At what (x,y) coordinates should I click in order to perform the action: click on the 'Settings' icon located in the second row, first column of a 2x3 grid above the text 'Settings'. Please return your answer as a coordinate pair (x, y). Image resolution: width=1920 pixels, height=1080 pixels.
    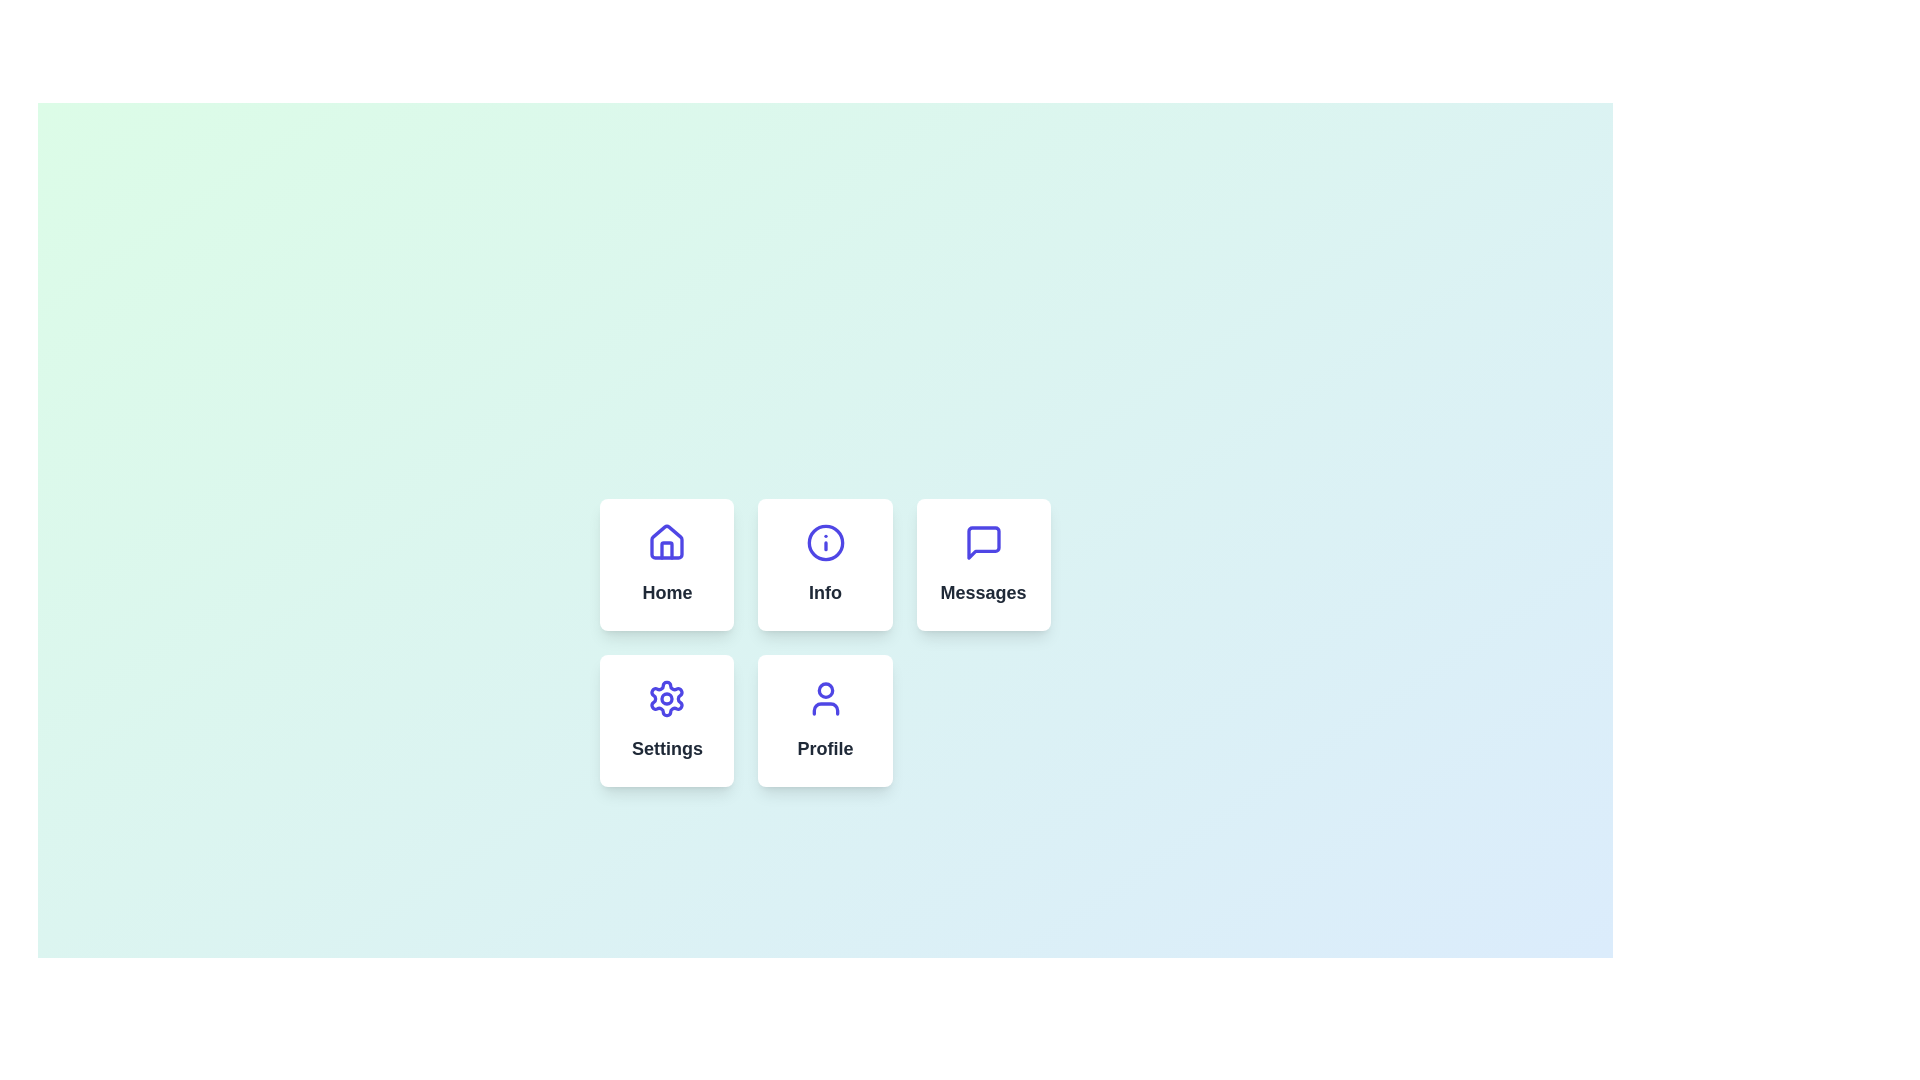
    Looking at the image, I should click on (667, 697).